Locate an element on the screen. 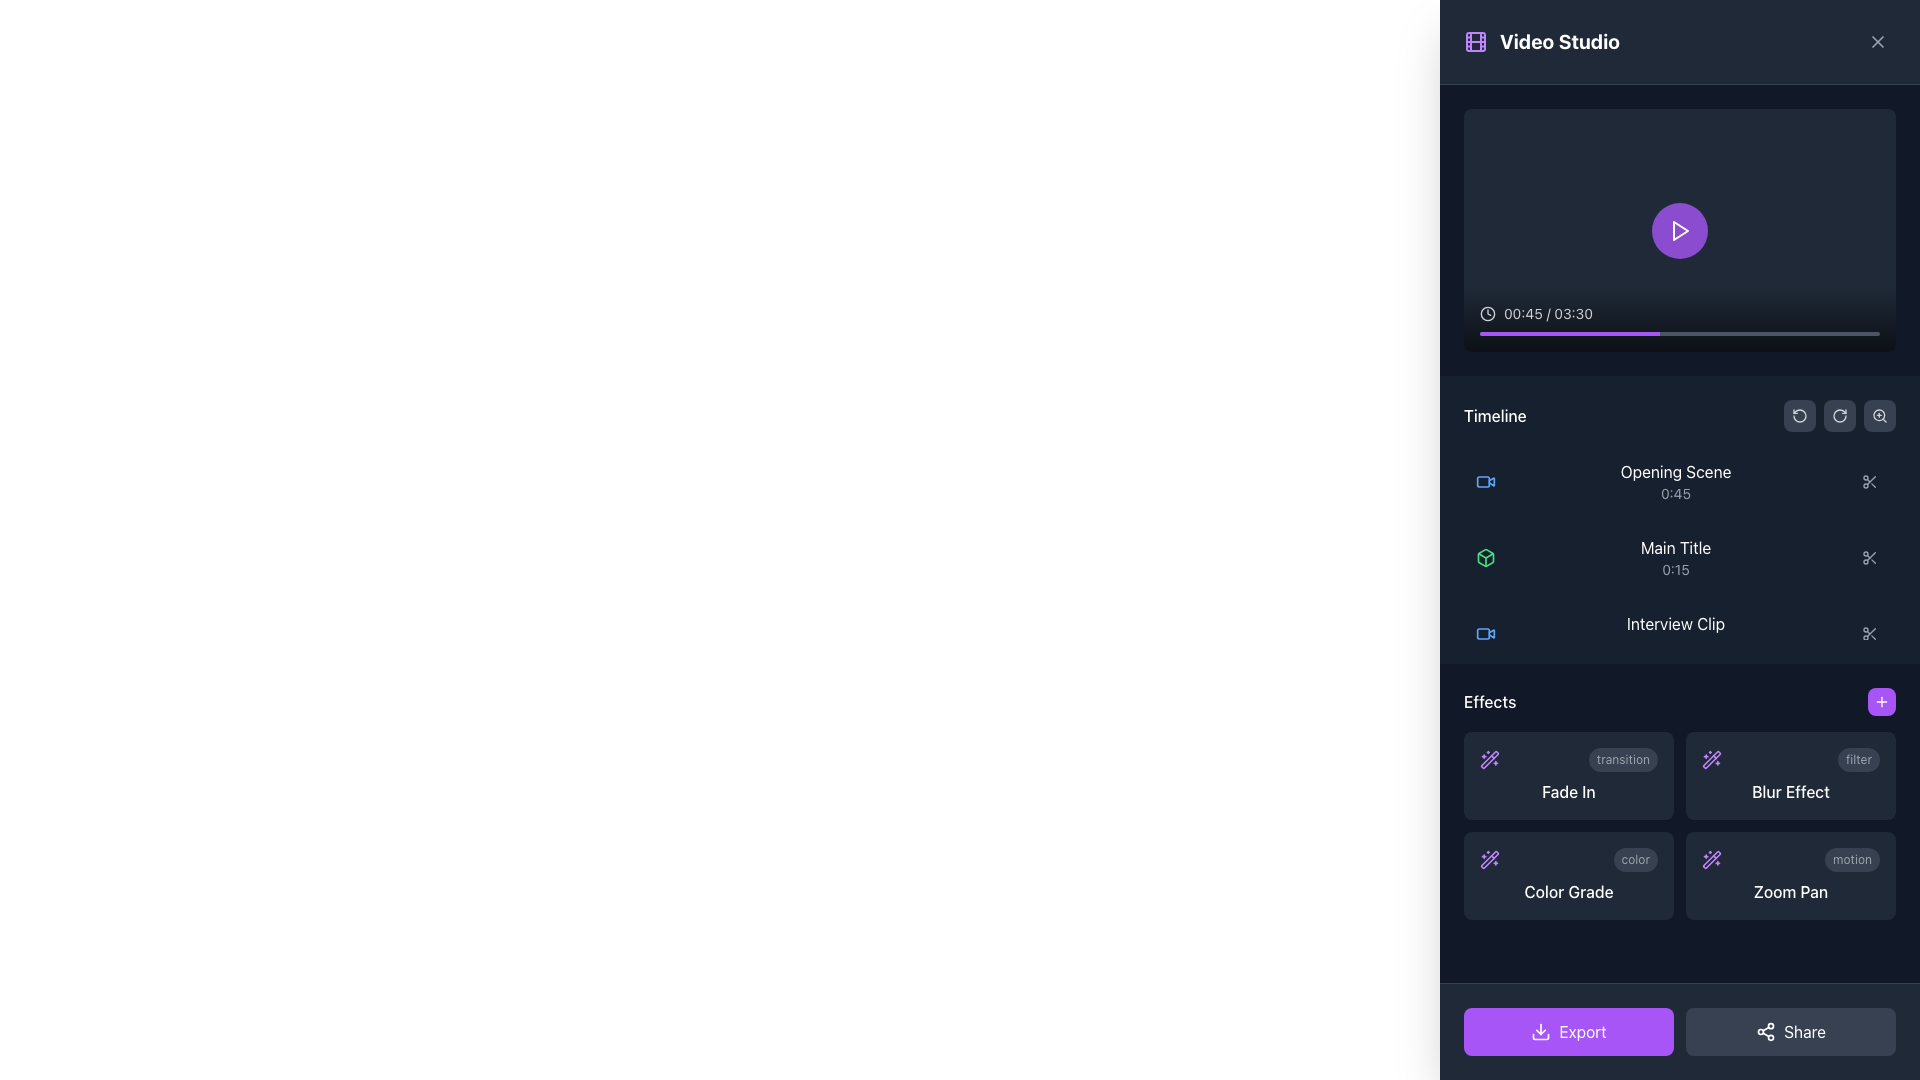 Image resolution: width=1920 pixels, height=1080 pixels. the play button located in the top center section of the video player, which is represented by a circular icon overlaying the video preview area is located at coordinates (1680, 229).